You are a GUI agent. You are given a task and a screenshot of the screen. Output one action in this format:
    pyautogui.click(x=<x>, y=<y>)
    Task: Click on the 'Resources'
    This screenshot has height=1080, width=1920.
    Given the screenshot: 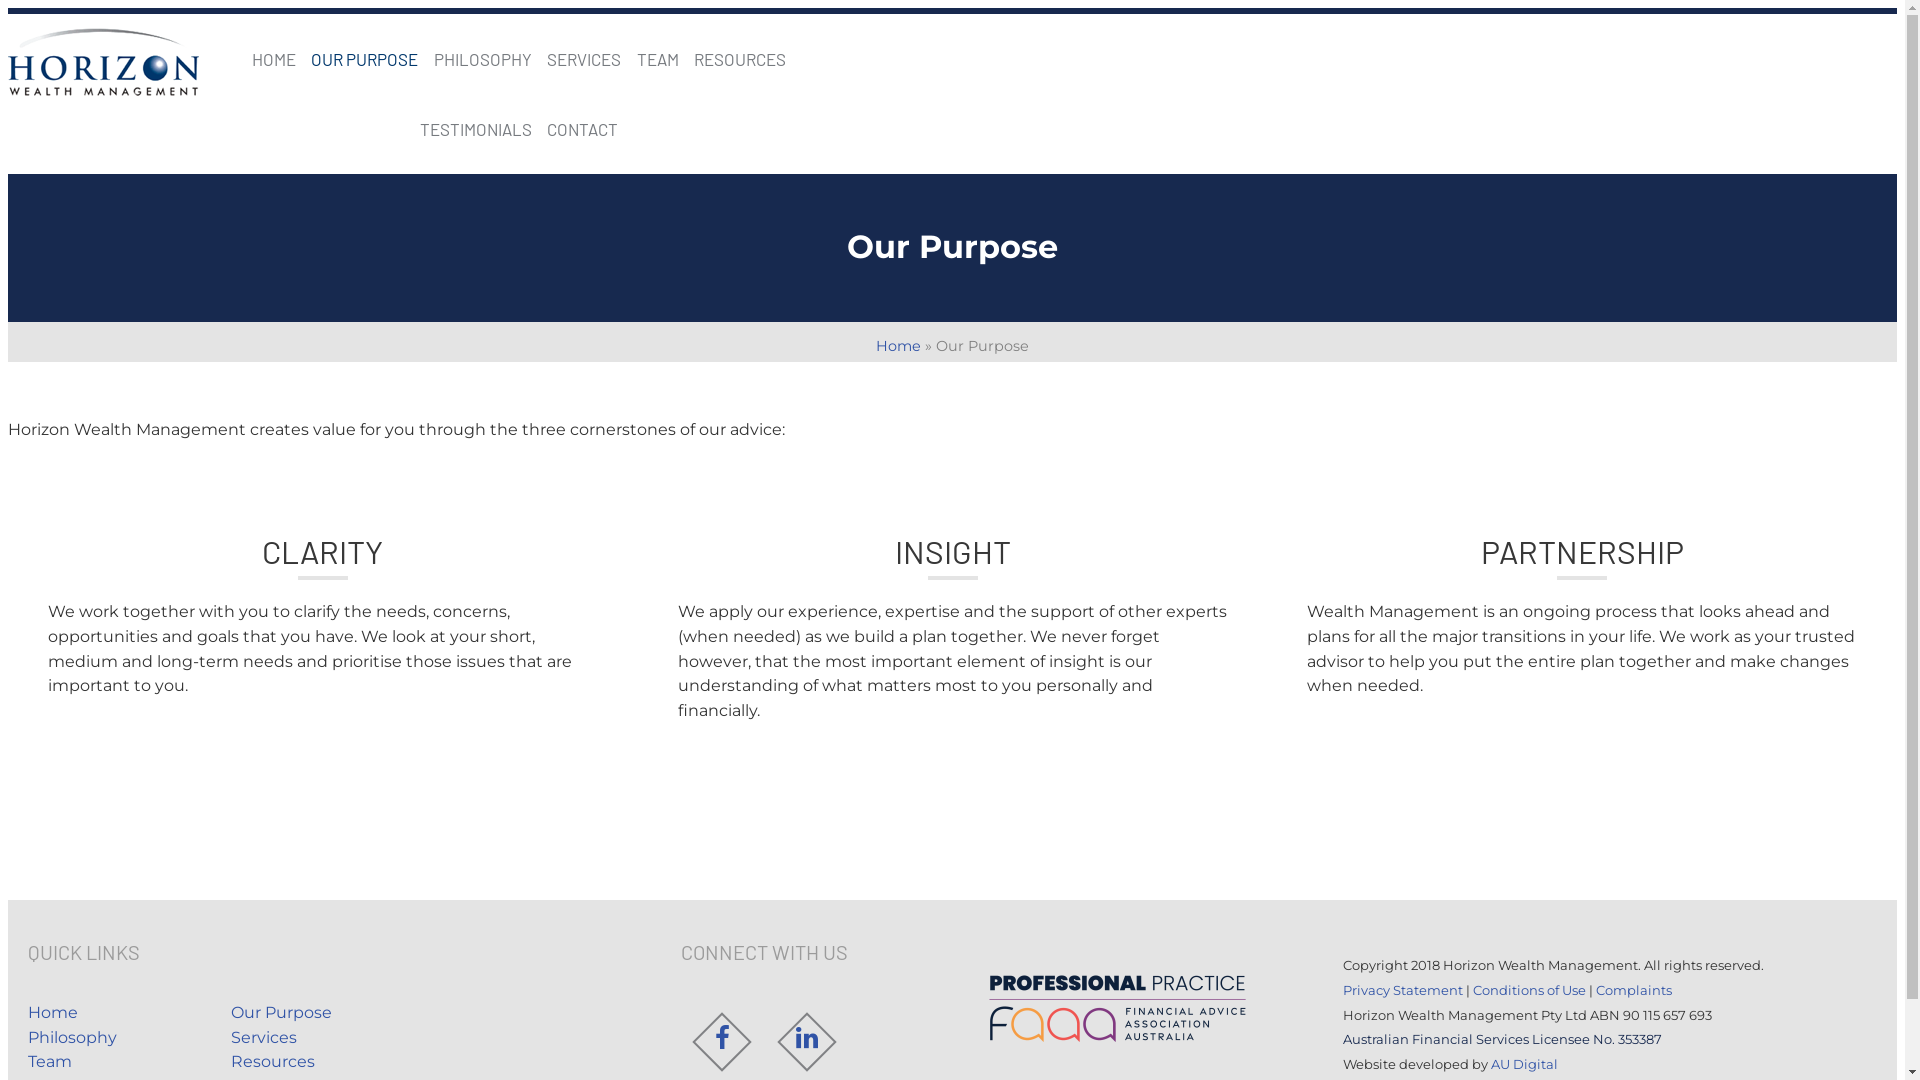 What is the action you would take?
    pyautogui.click(x=272, y=1060)
    